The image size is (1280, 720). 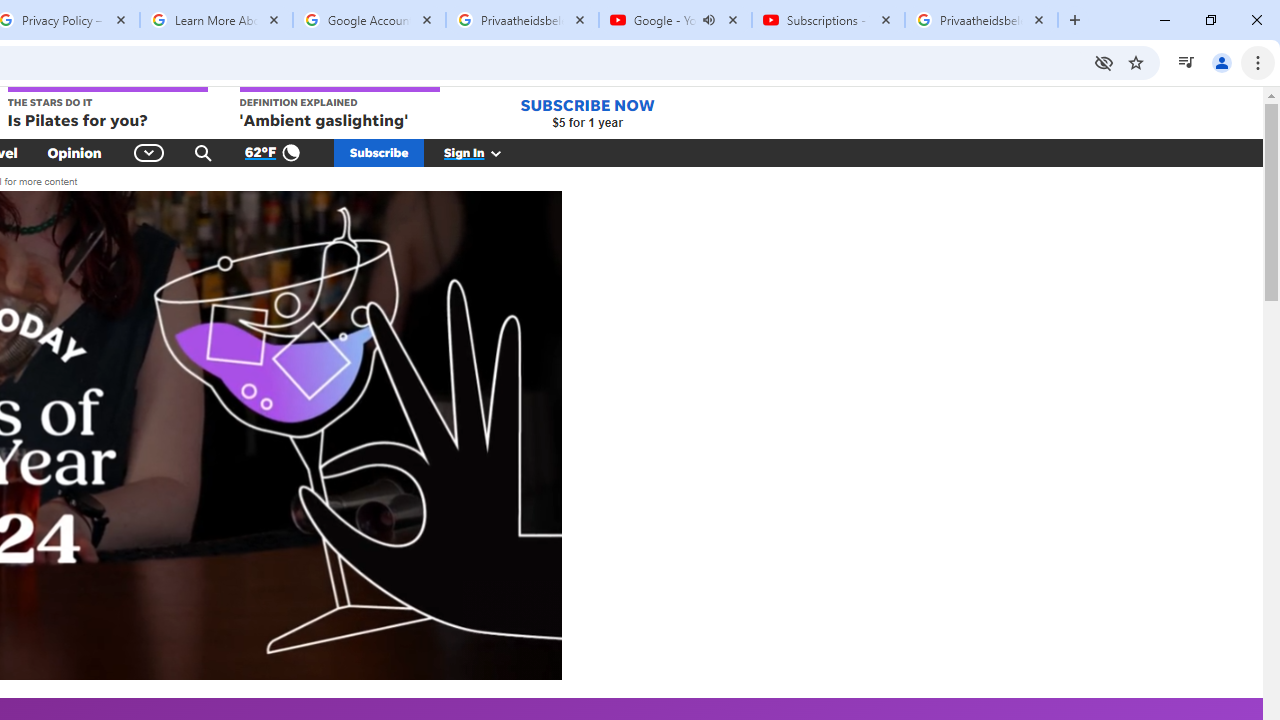 I want to click on 'Subscribe', so click(x=379, y=152).